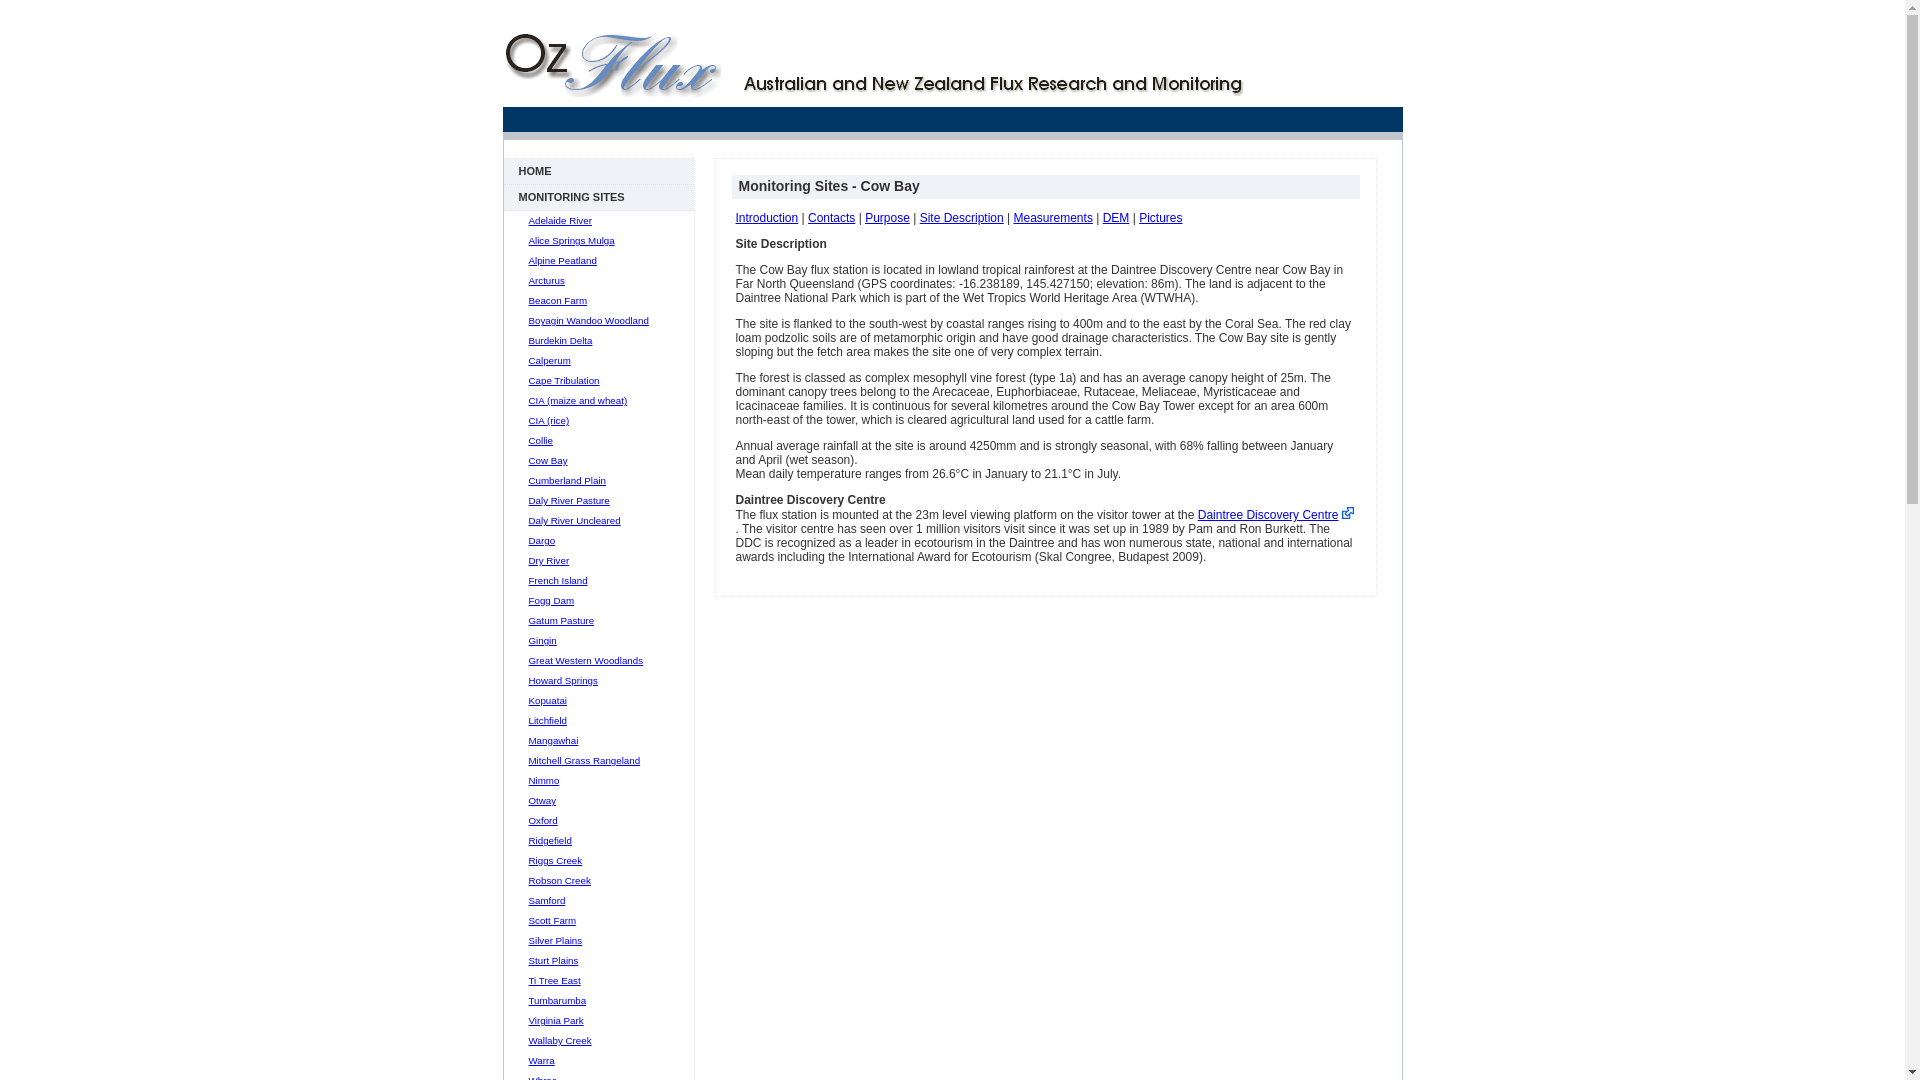  I want to click on 'Fogg Dam', so click(551, 599).